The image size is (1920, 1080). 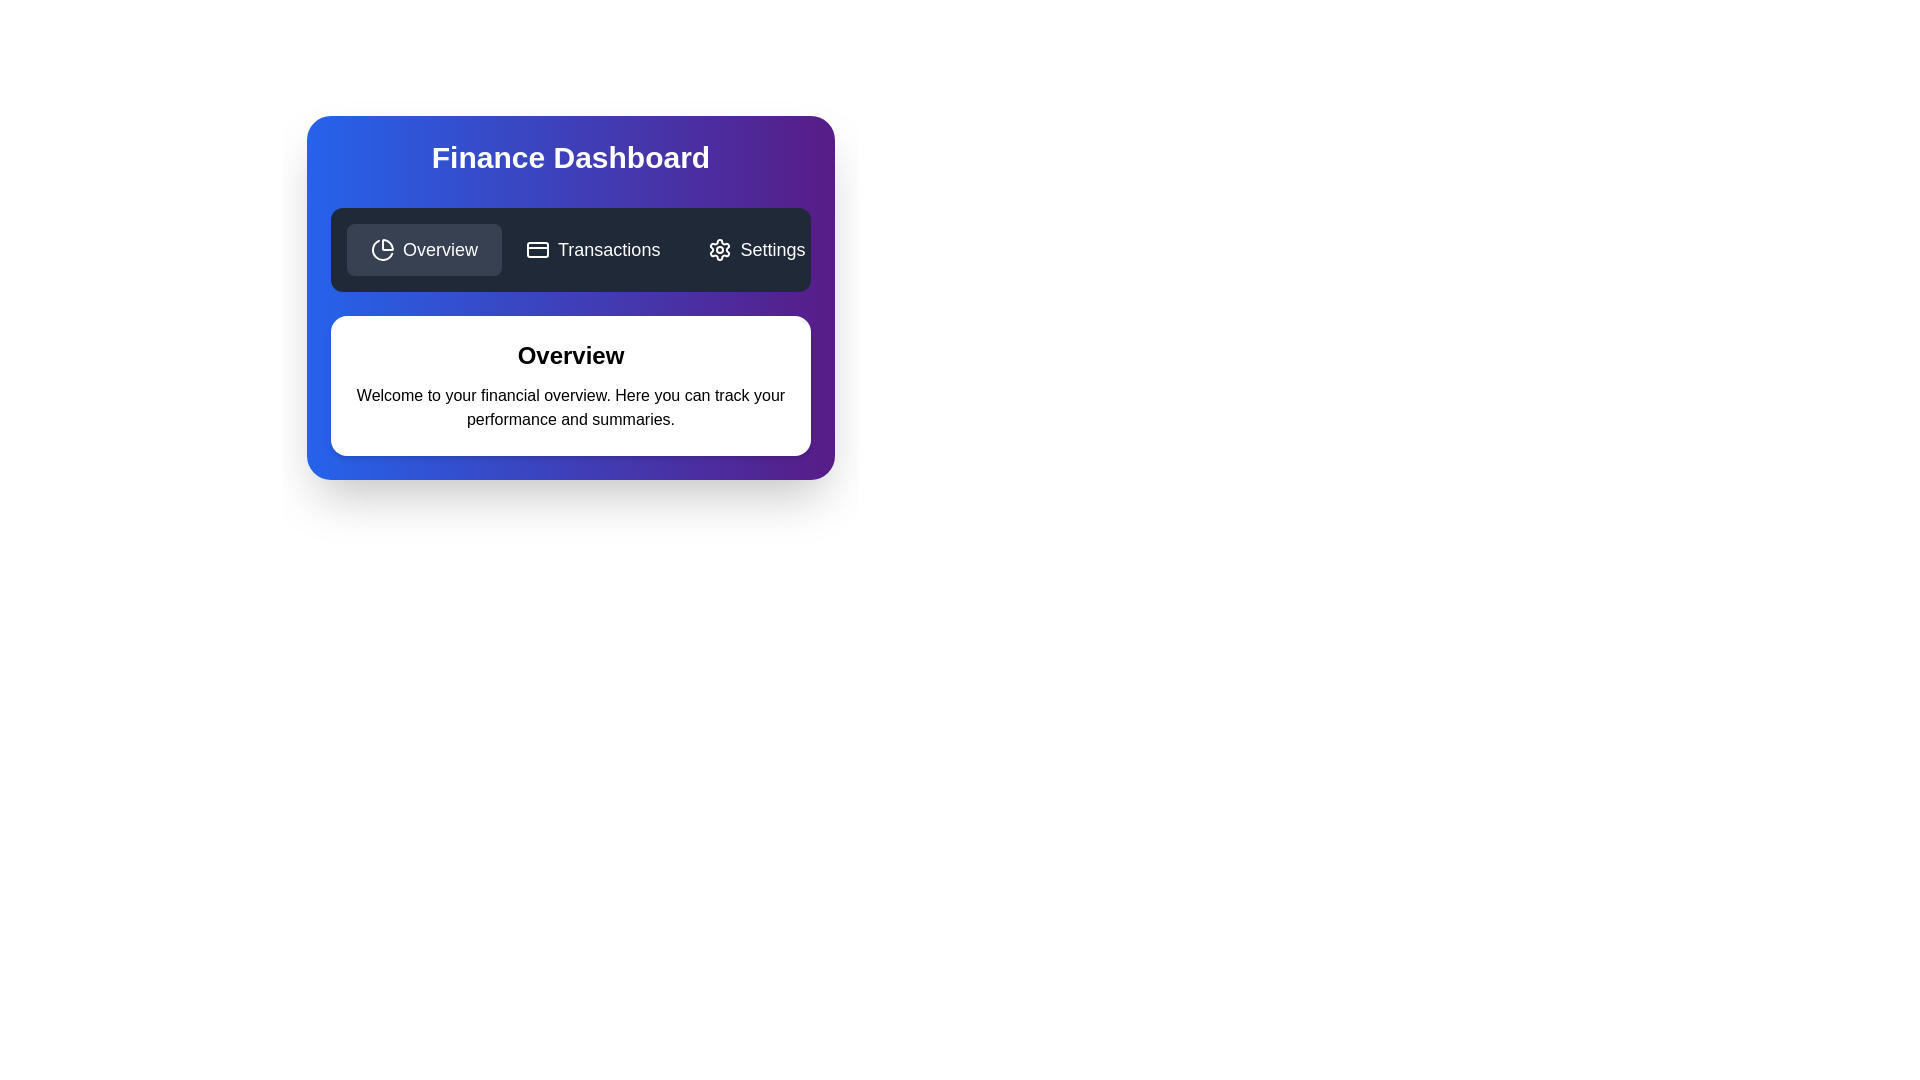 What do you see at coordinates (537, 249) in the screenshot?
I see `the 'Transactions' button represented by the credit card icon, which is the second option in the navigation row` at bounding box center [537, 249].